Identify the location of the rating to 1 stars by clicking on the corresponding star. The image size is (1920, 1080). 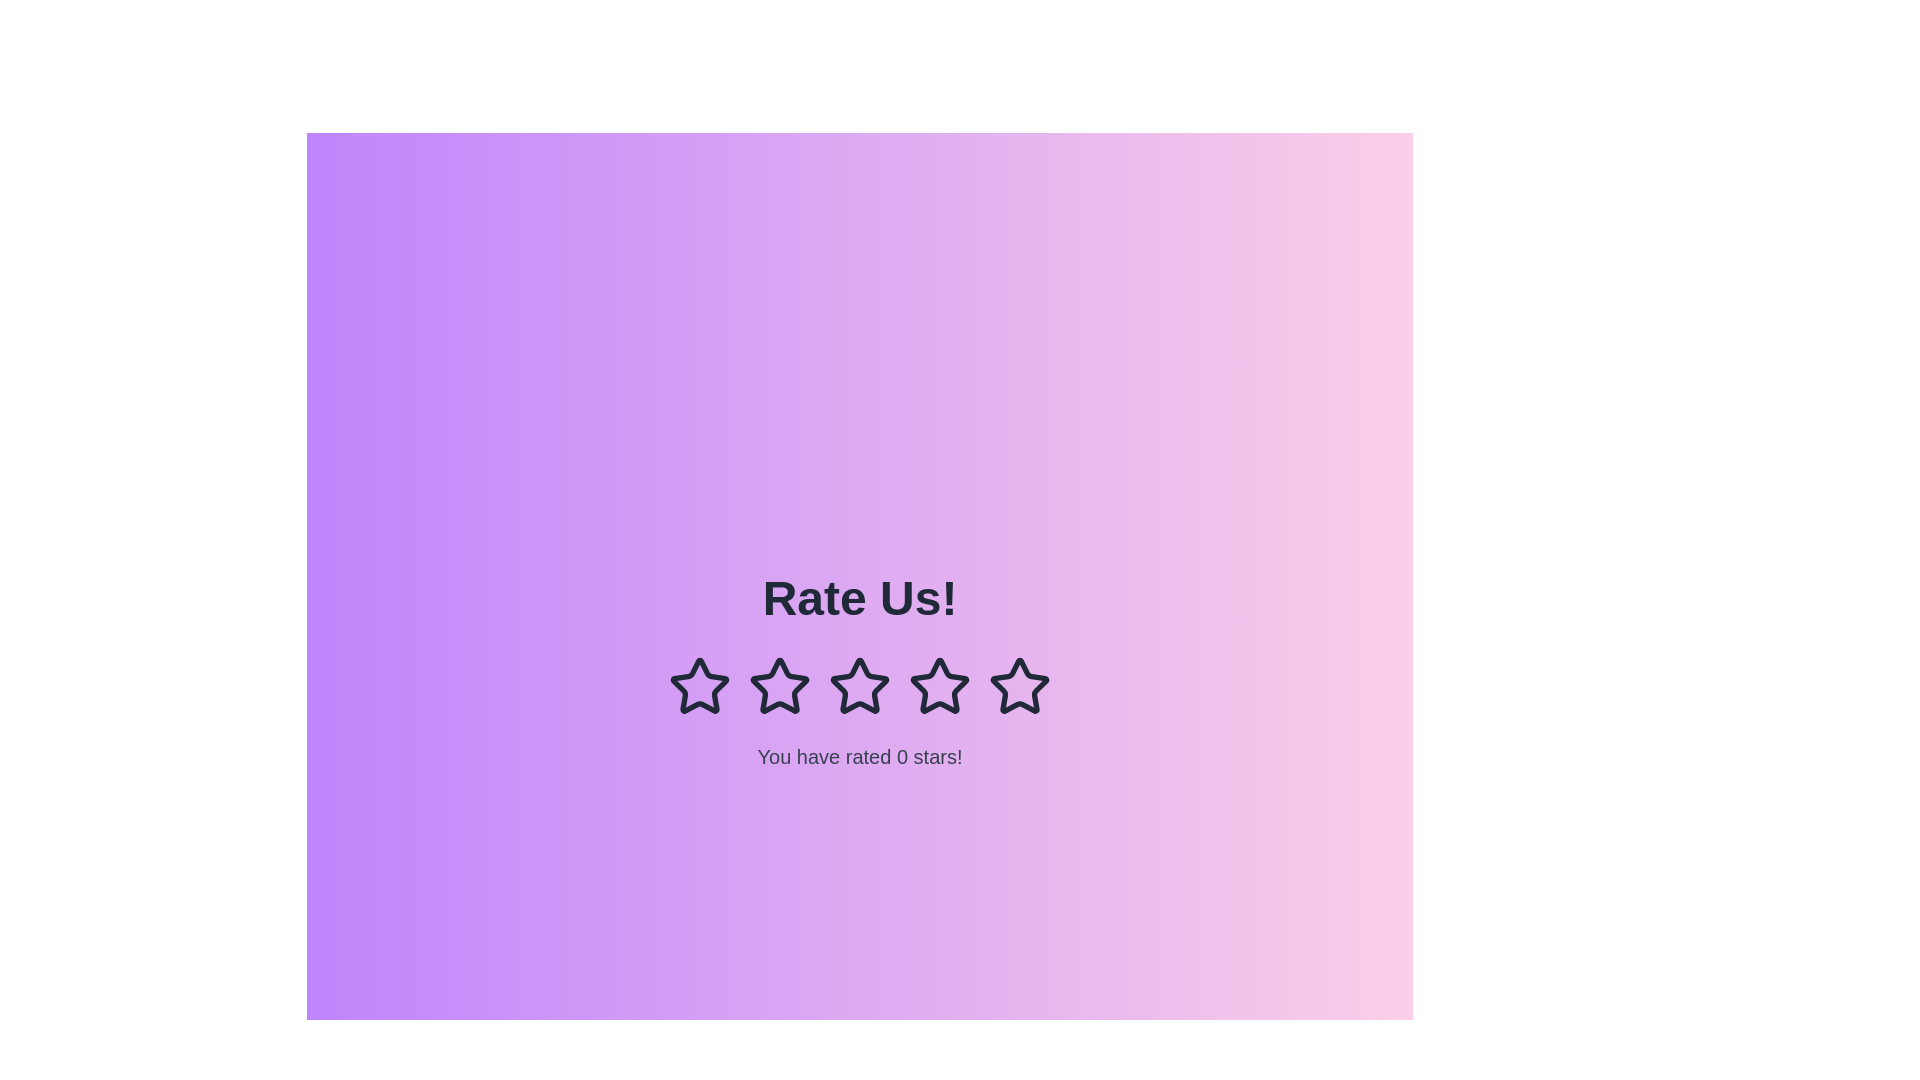
(700, 685).